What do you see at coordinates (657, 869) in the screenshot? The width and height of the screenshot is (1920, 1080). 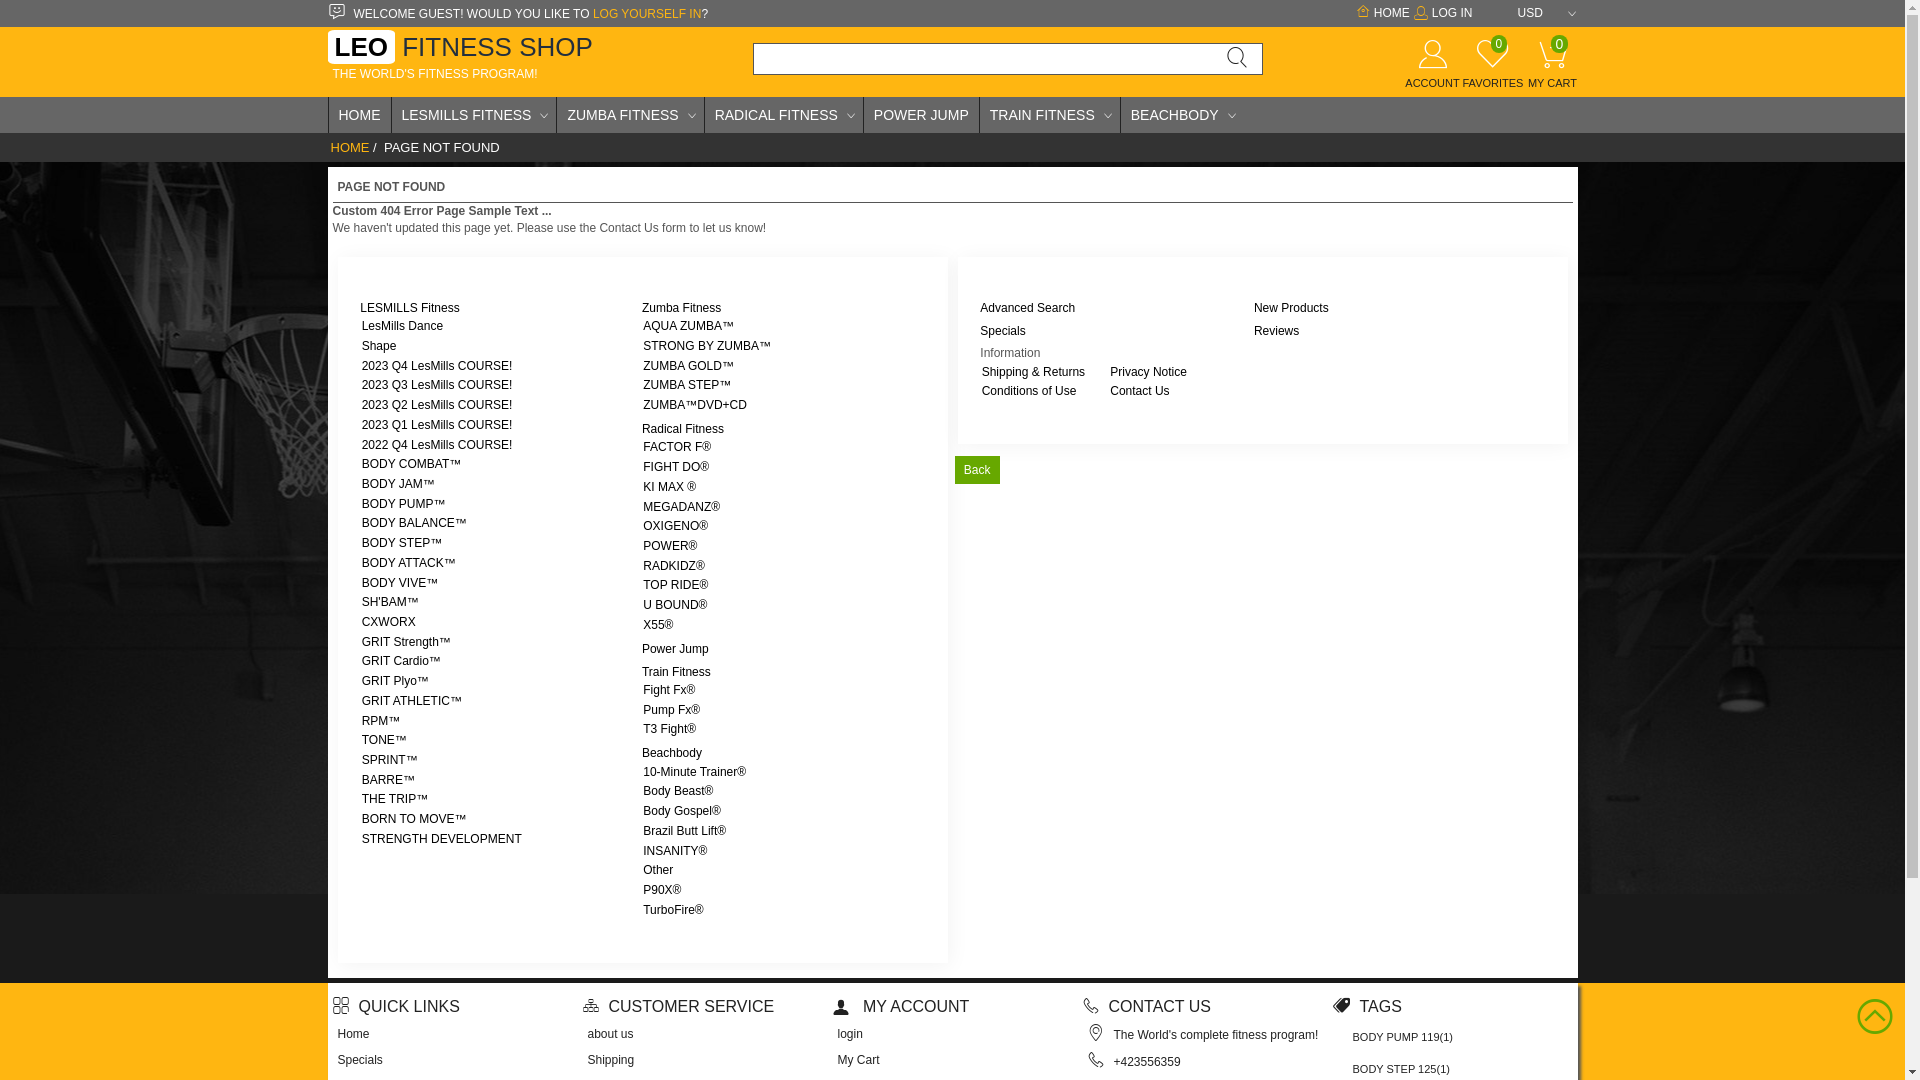 I see `'Other'` at bounding box center [657, 869].